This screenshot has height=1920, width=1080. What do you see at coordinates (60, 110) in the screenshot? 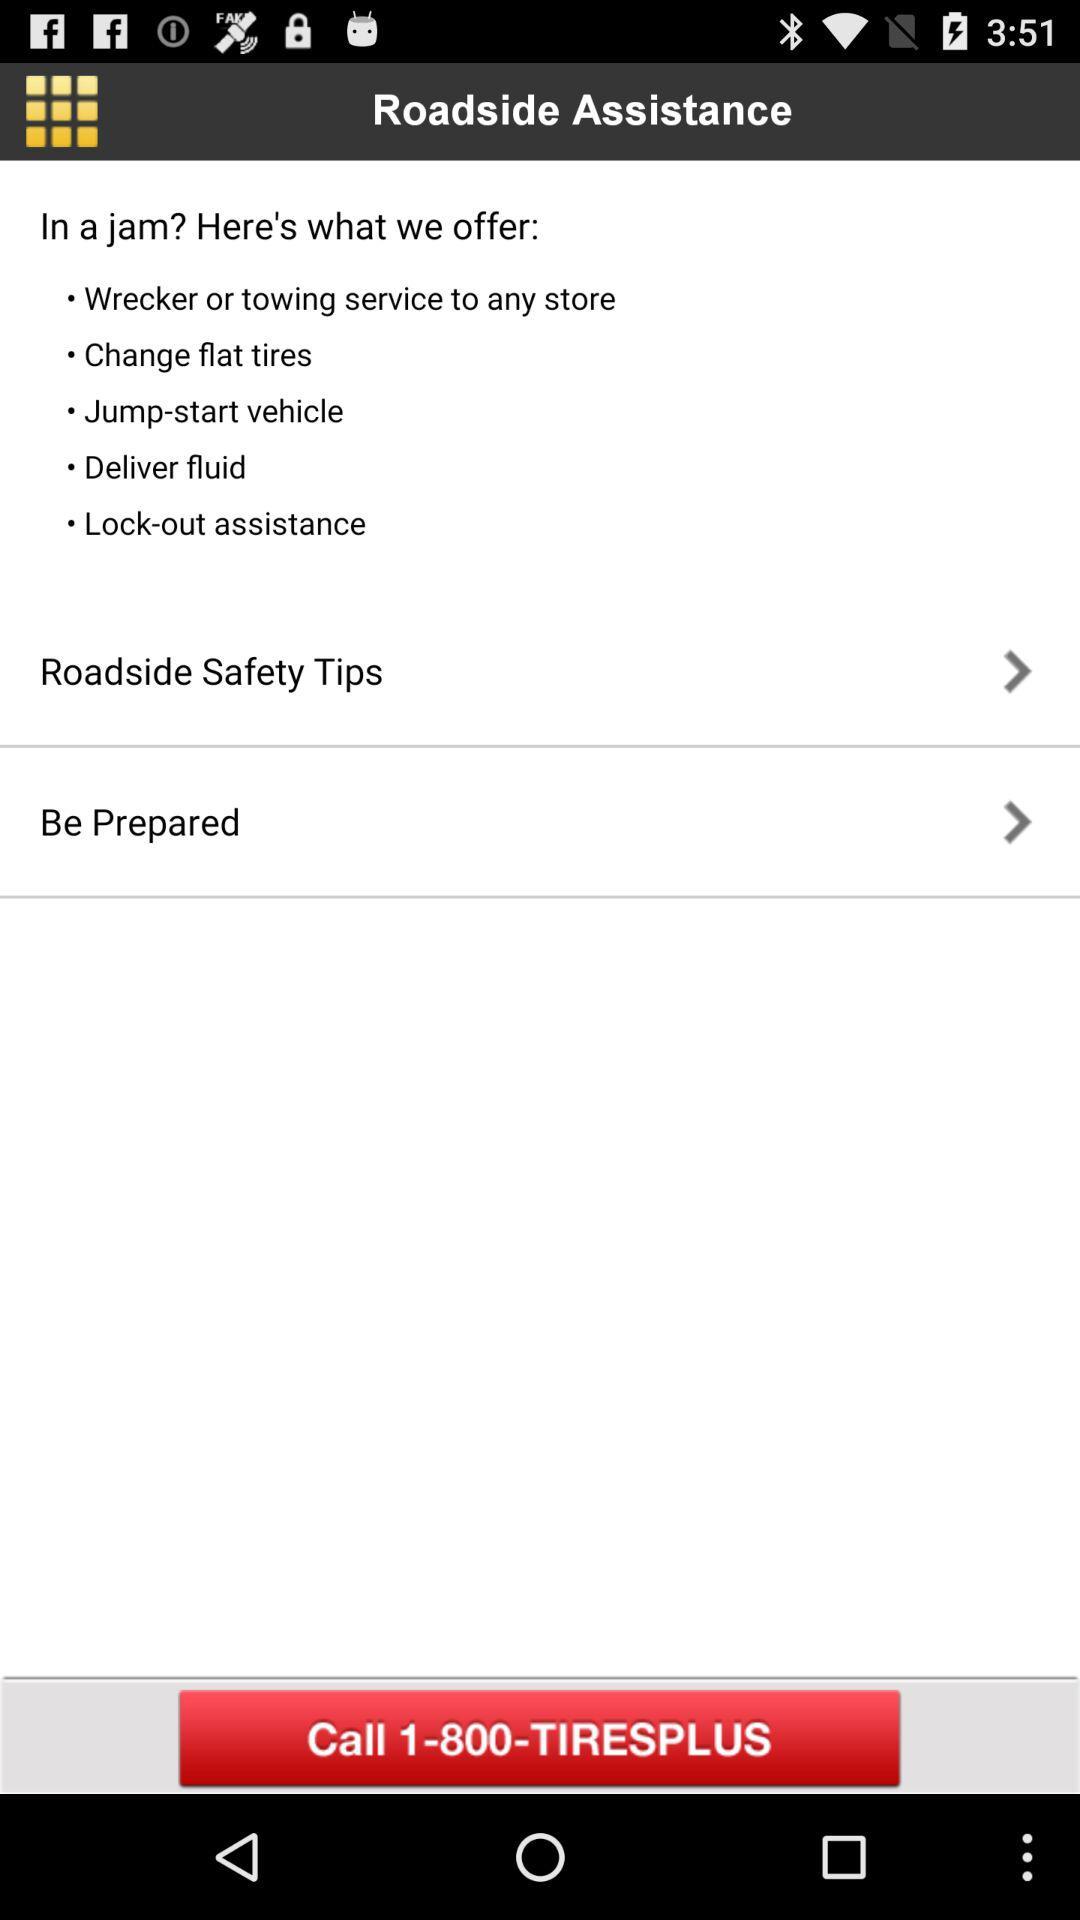
I see `show menu` at bounding box center [60, 110].